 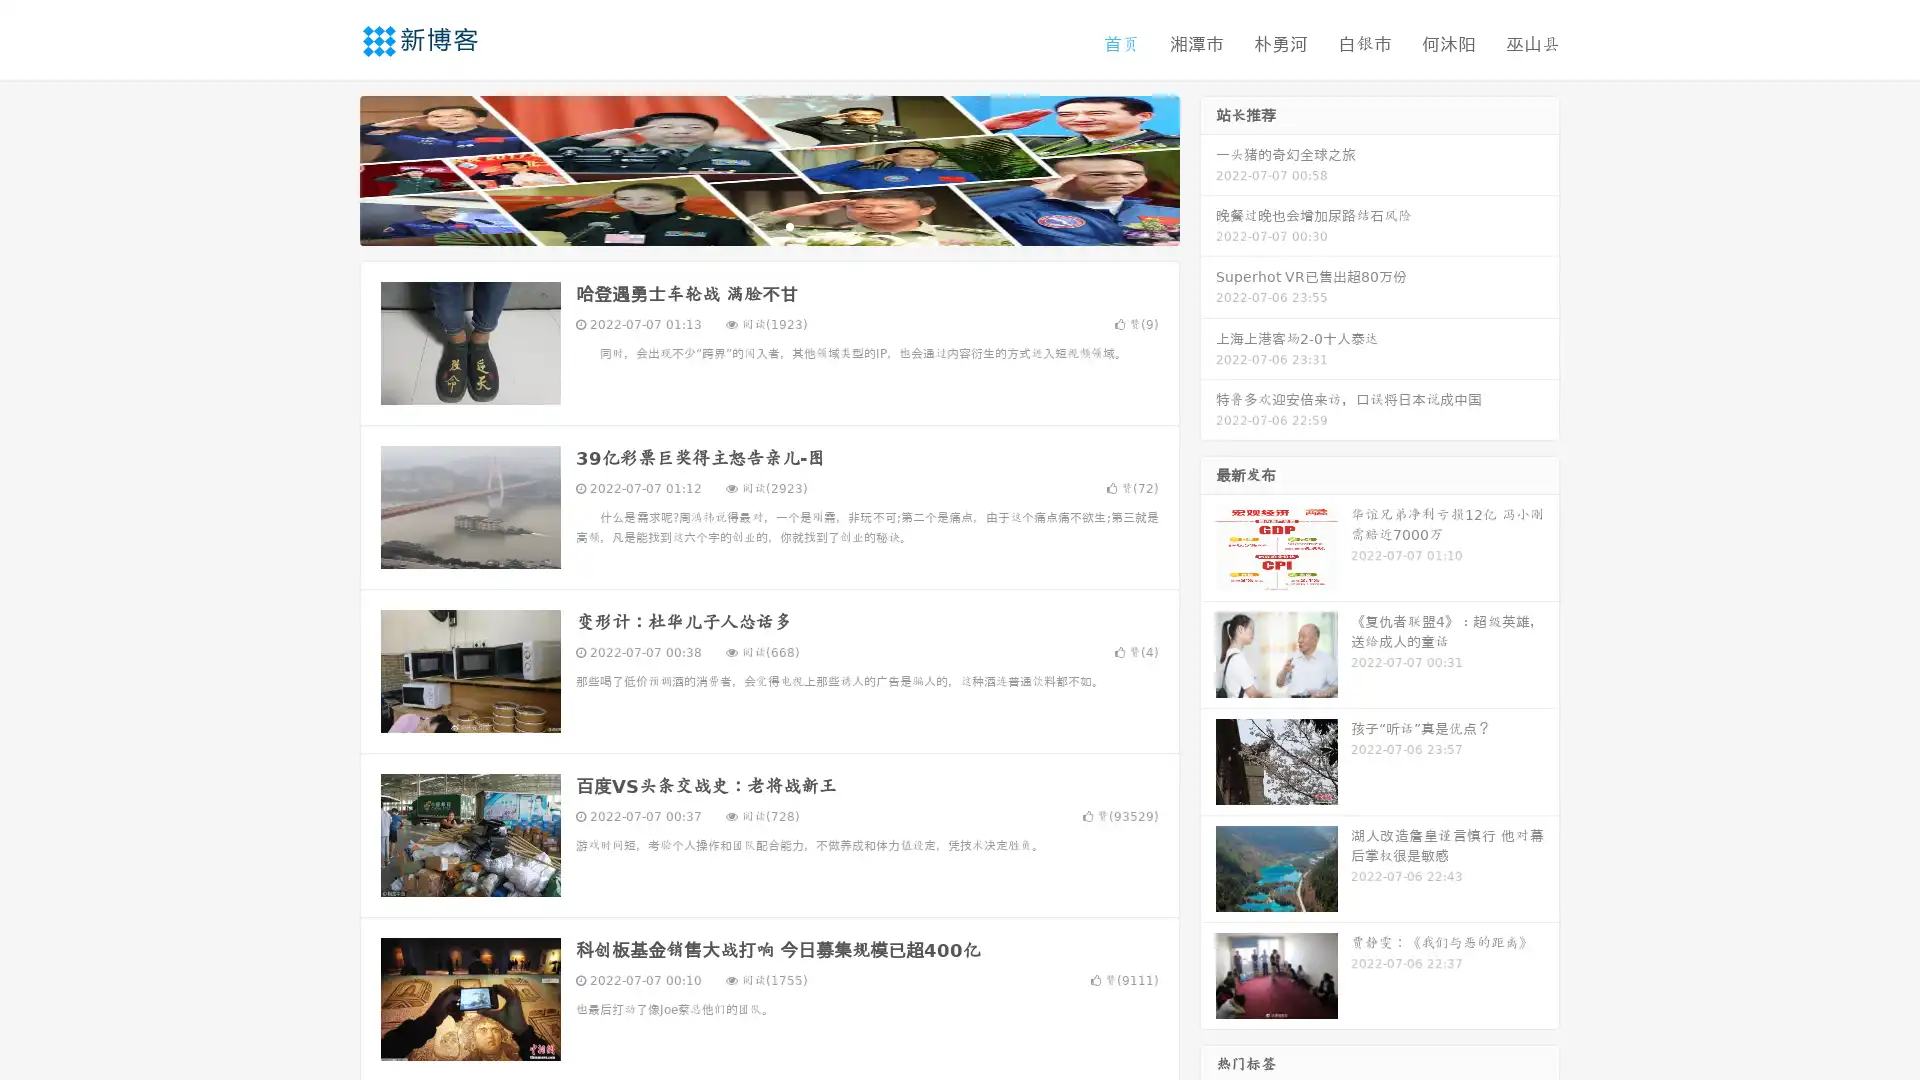 I want to click on Go to slide 1, so click(x=748, y=225).